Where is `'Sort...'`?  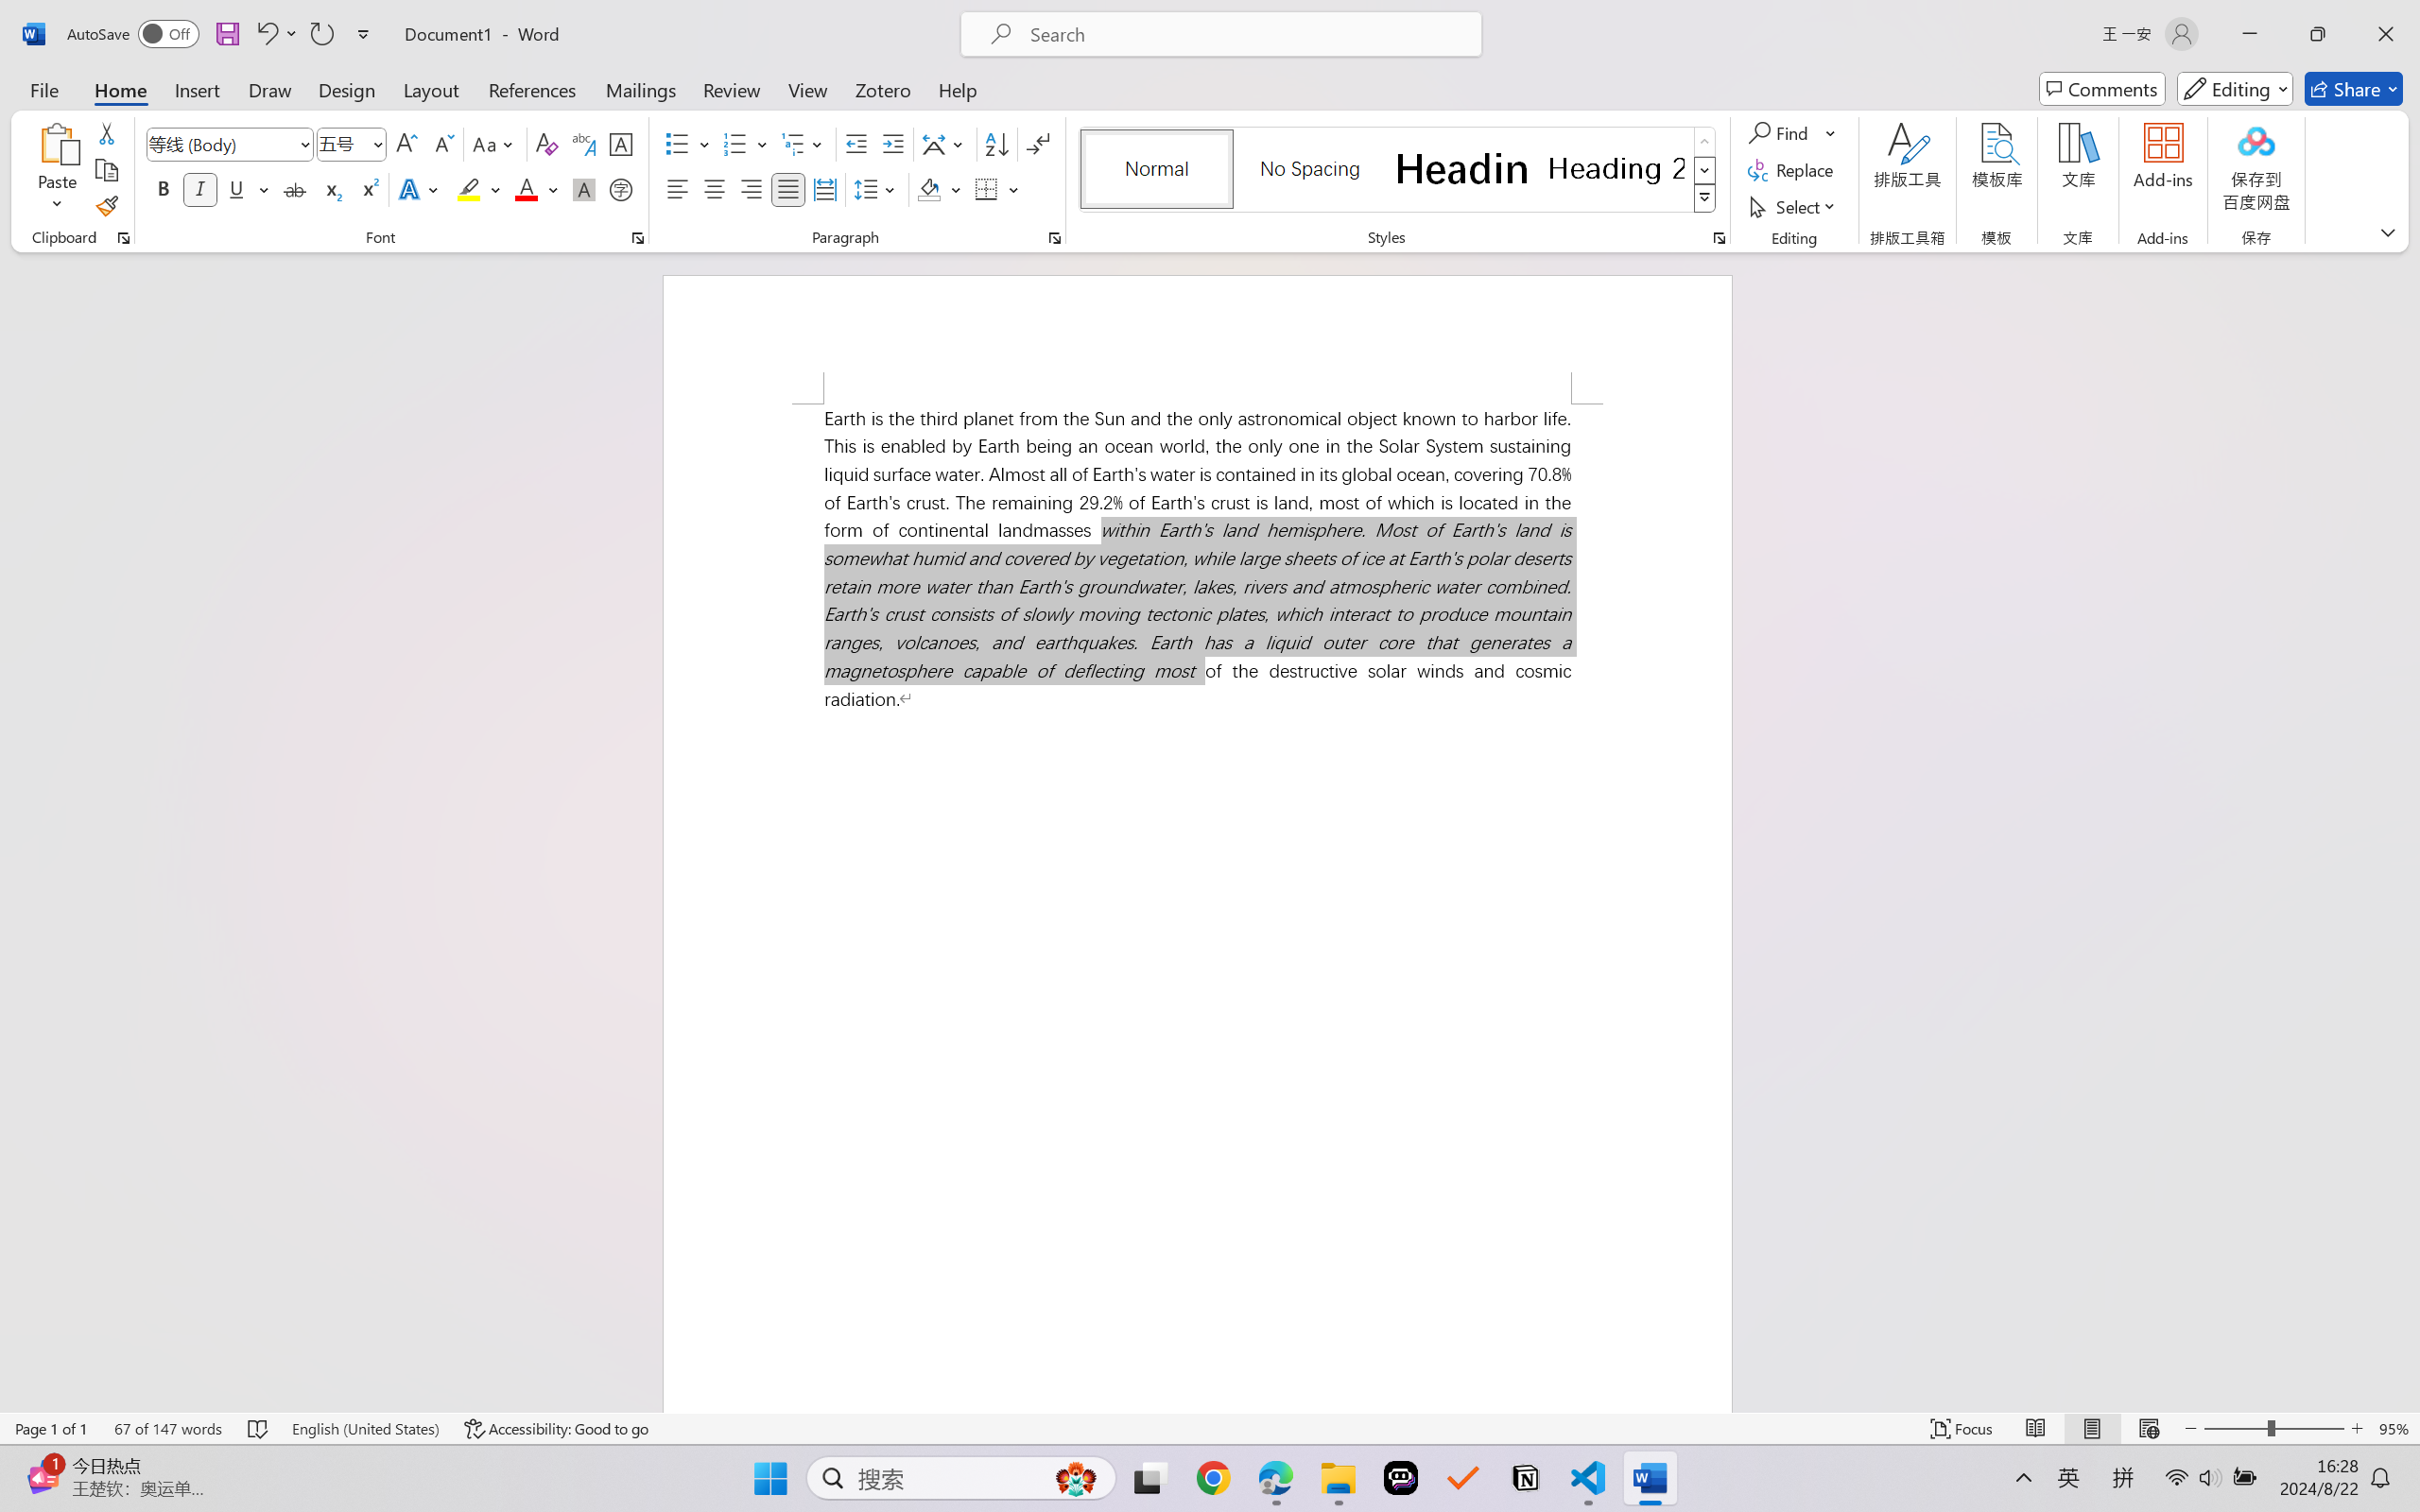 'Sort...' is located at coordinates (996, 144).